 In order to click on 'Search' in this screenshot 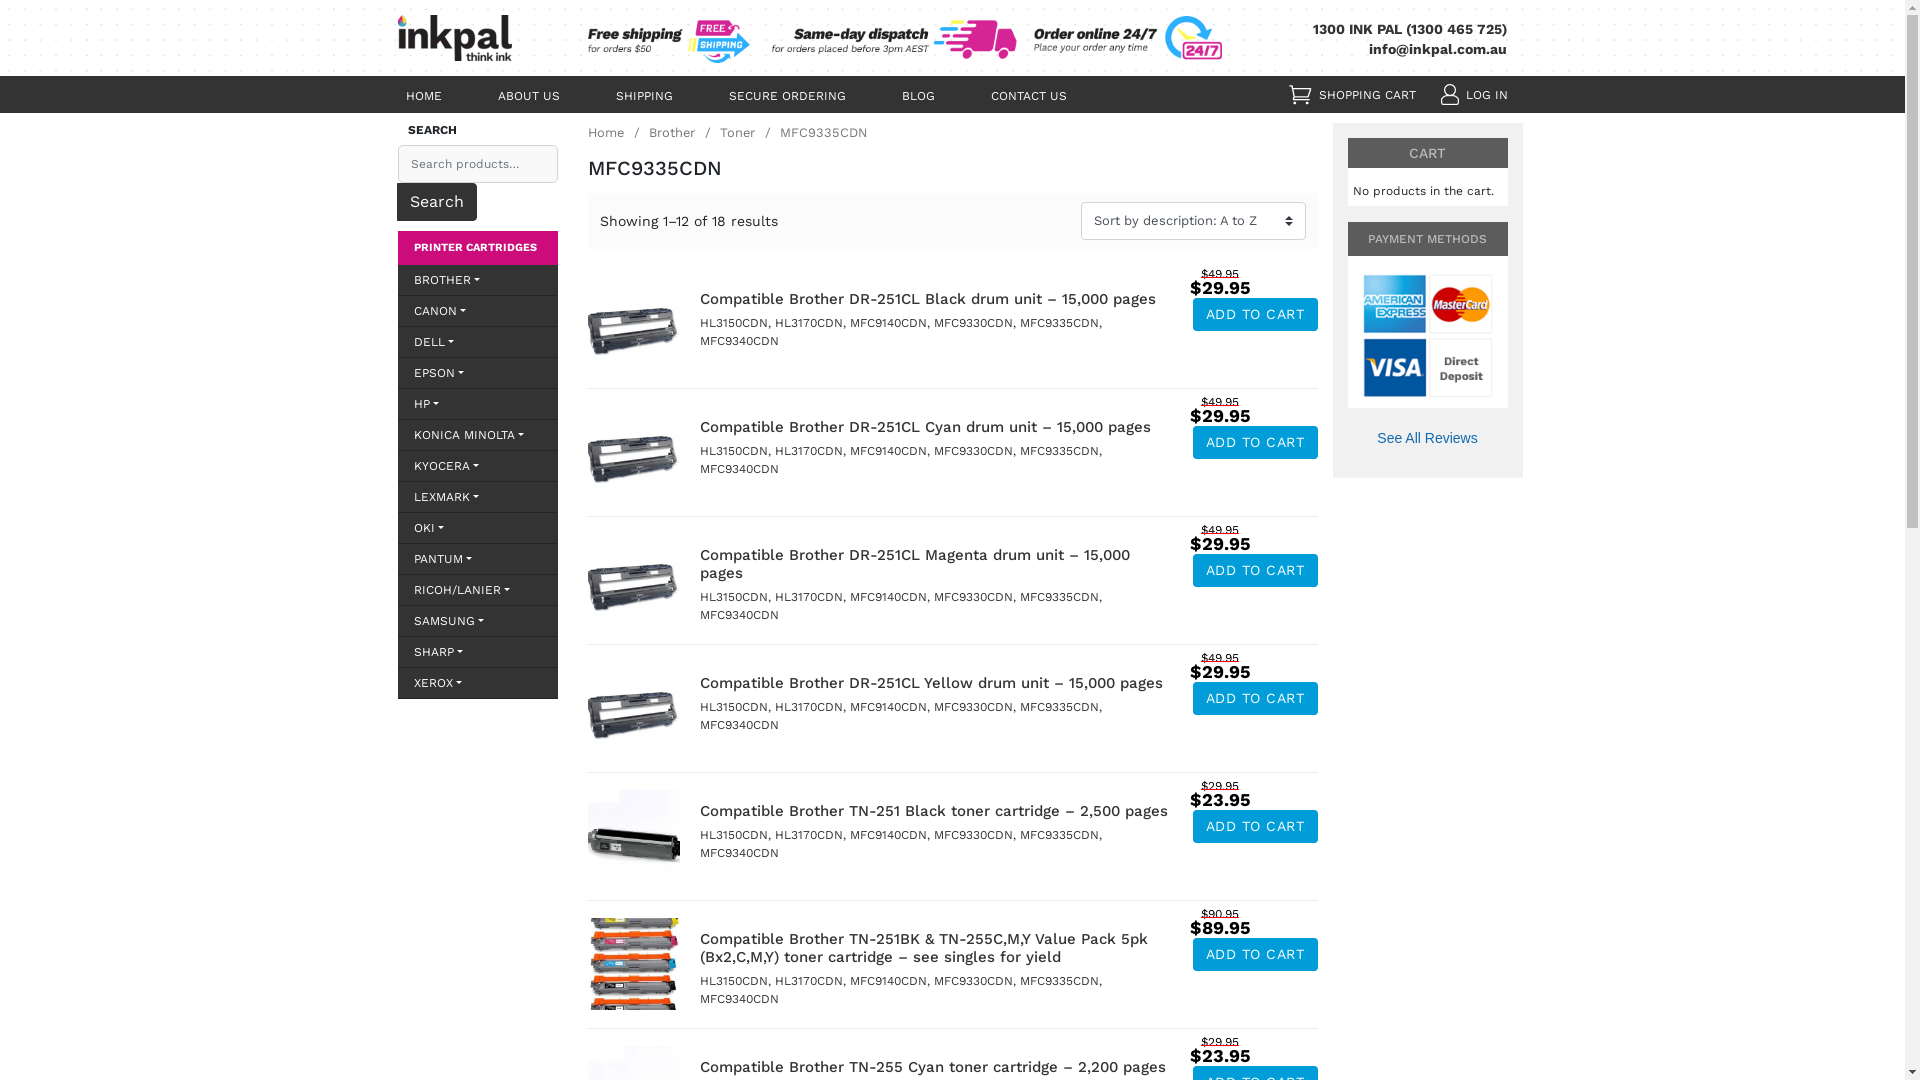, I will do `click(395, 201)`.